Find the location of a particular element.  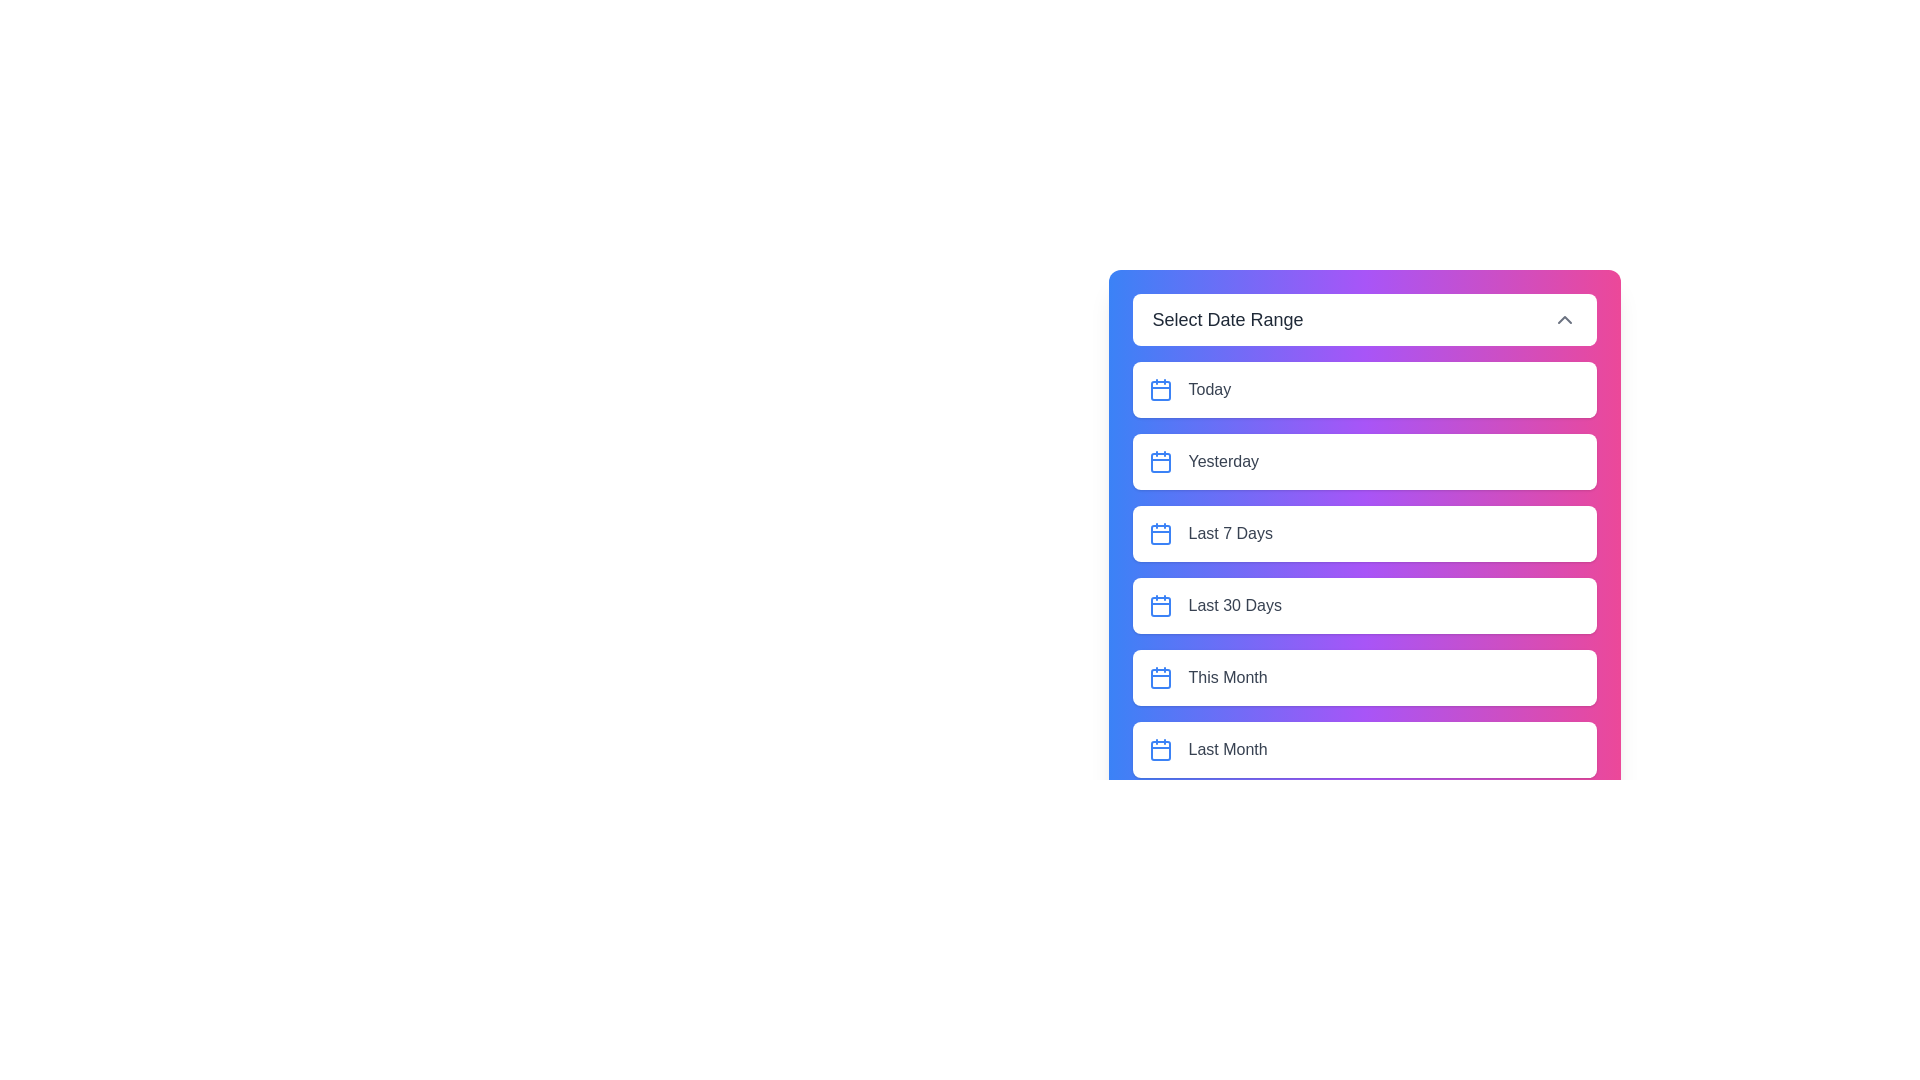

the icon next to the date range Last Month is located at coordinates (1160, 749).